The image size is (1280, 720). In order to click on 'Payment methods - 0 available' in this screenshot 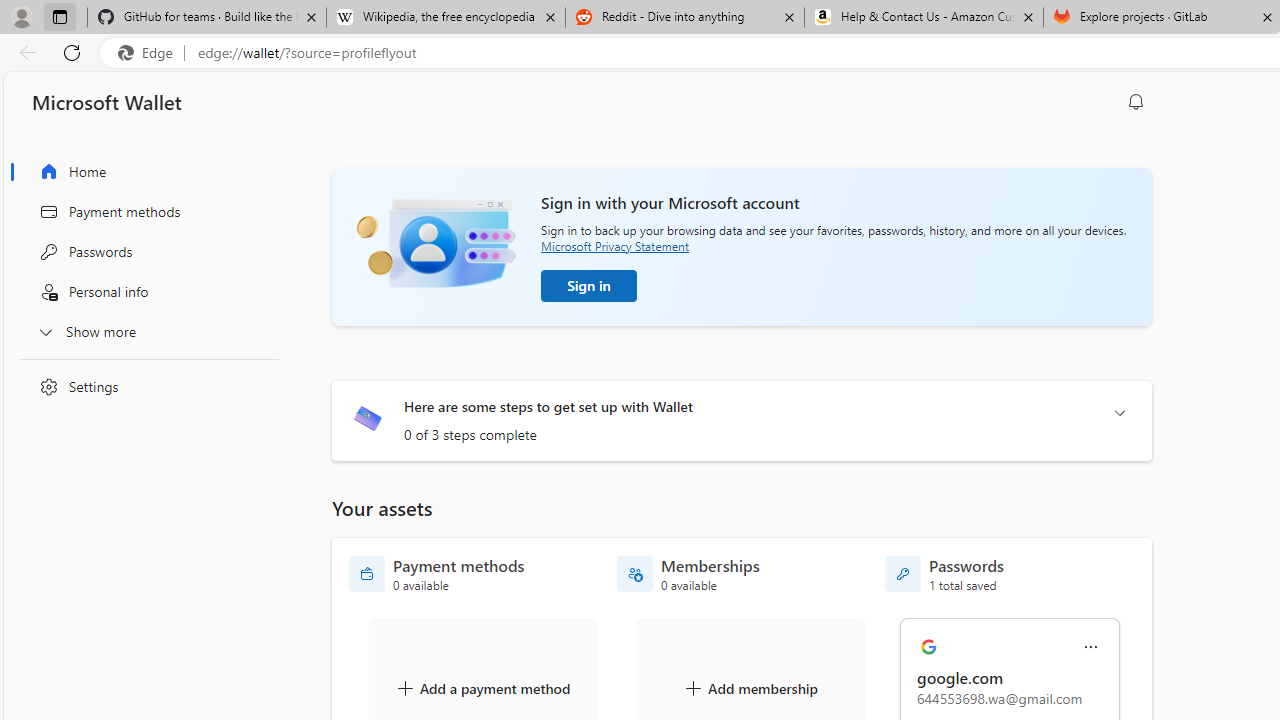, I will do `click(436, 574)`.